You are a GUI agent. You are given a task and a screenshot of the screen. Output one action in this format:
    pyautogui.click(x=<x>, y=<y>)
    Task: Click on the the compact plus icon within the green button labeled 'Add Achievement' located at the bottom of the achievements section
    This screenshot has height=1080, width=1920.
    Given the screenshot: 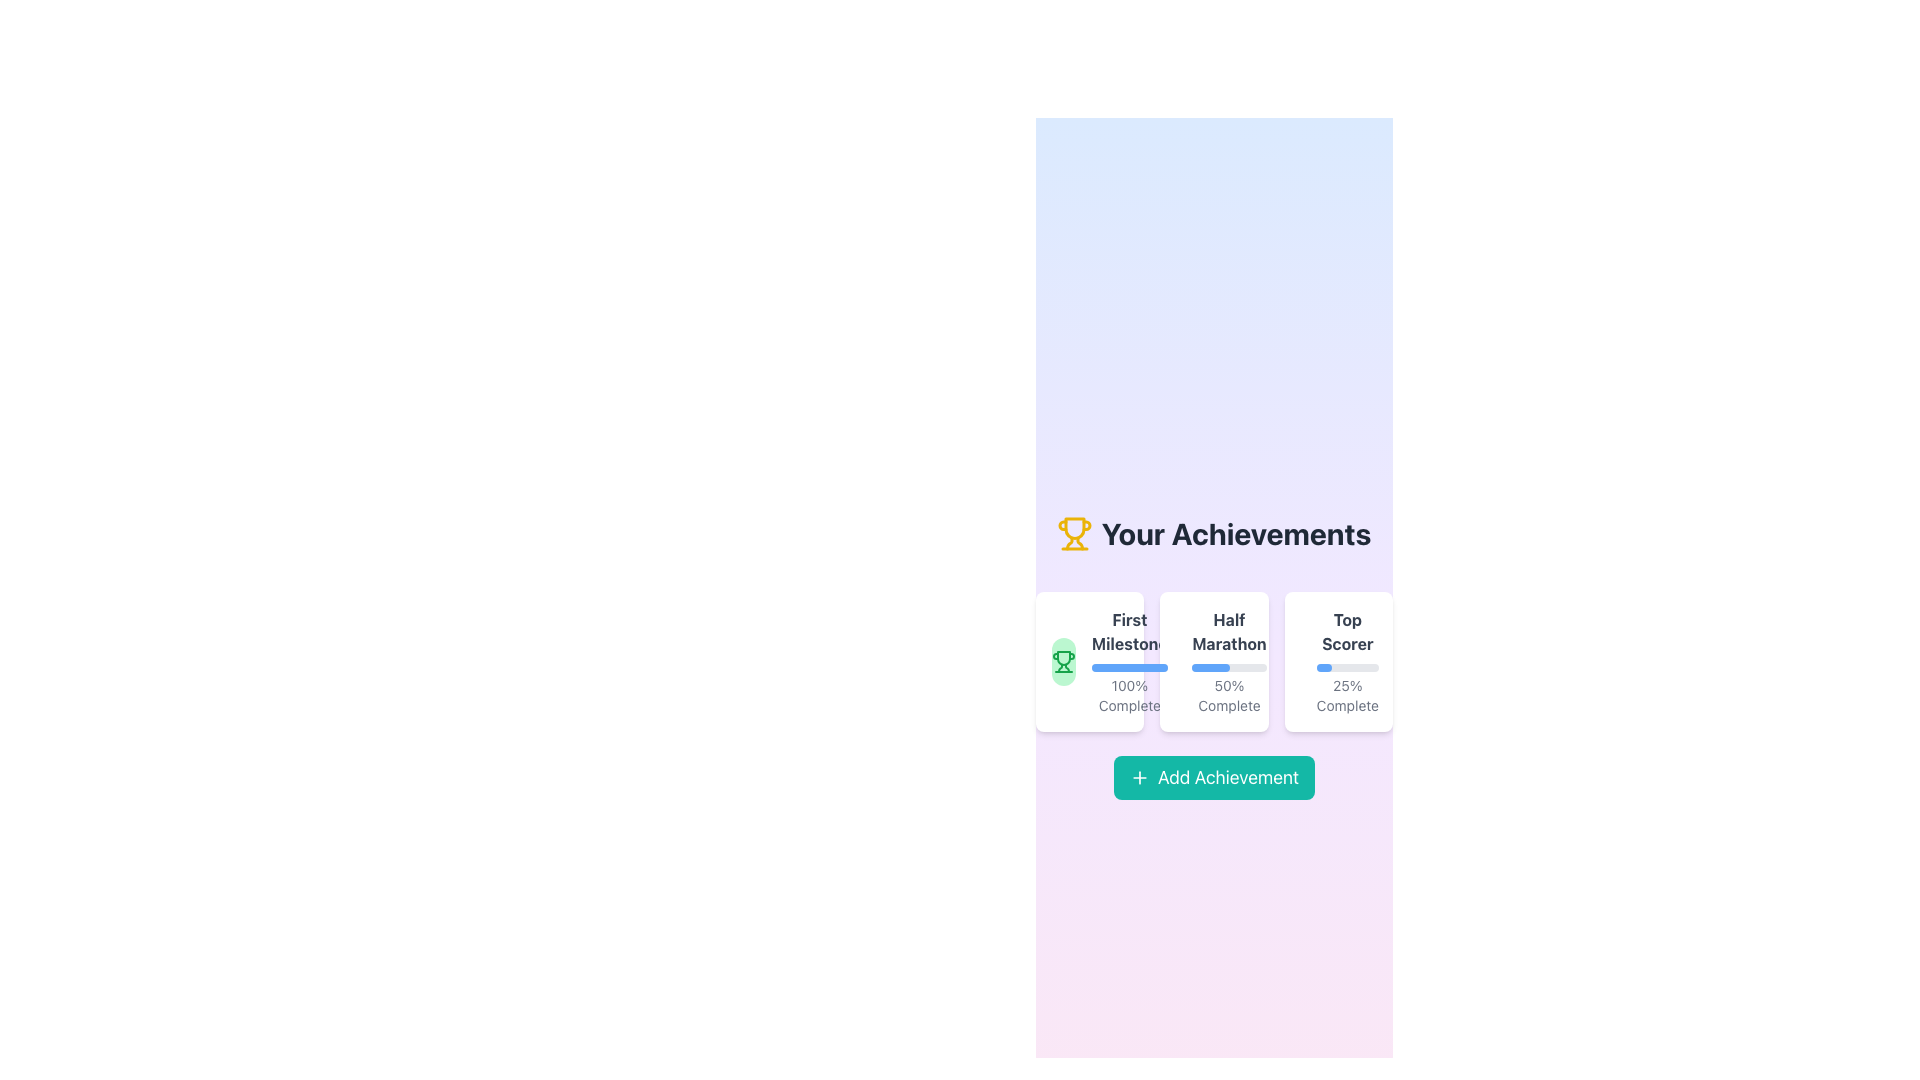 What is the action you would take?
    pyautogui.click(x=1139, y=777)
    